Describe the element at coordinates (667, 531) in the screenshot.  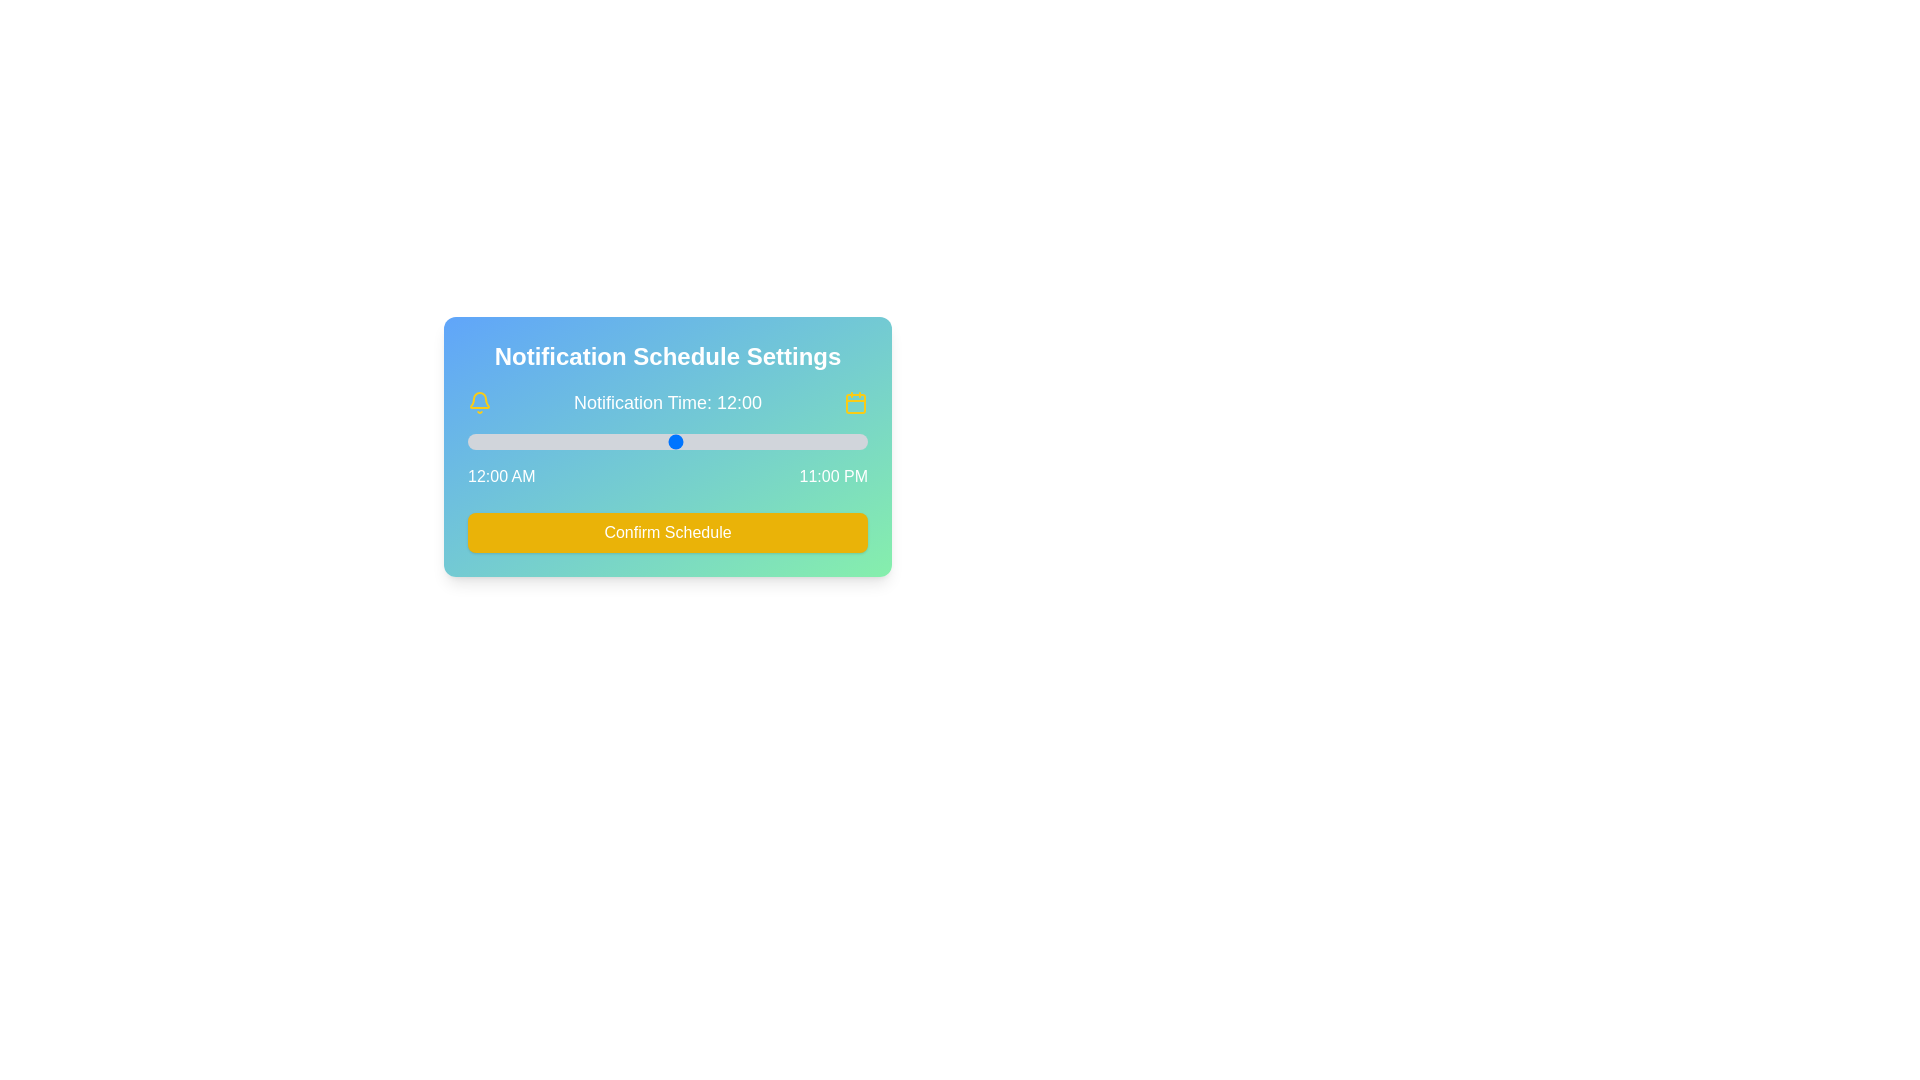
I see `the 'Confirm Schedule' button` at that location.